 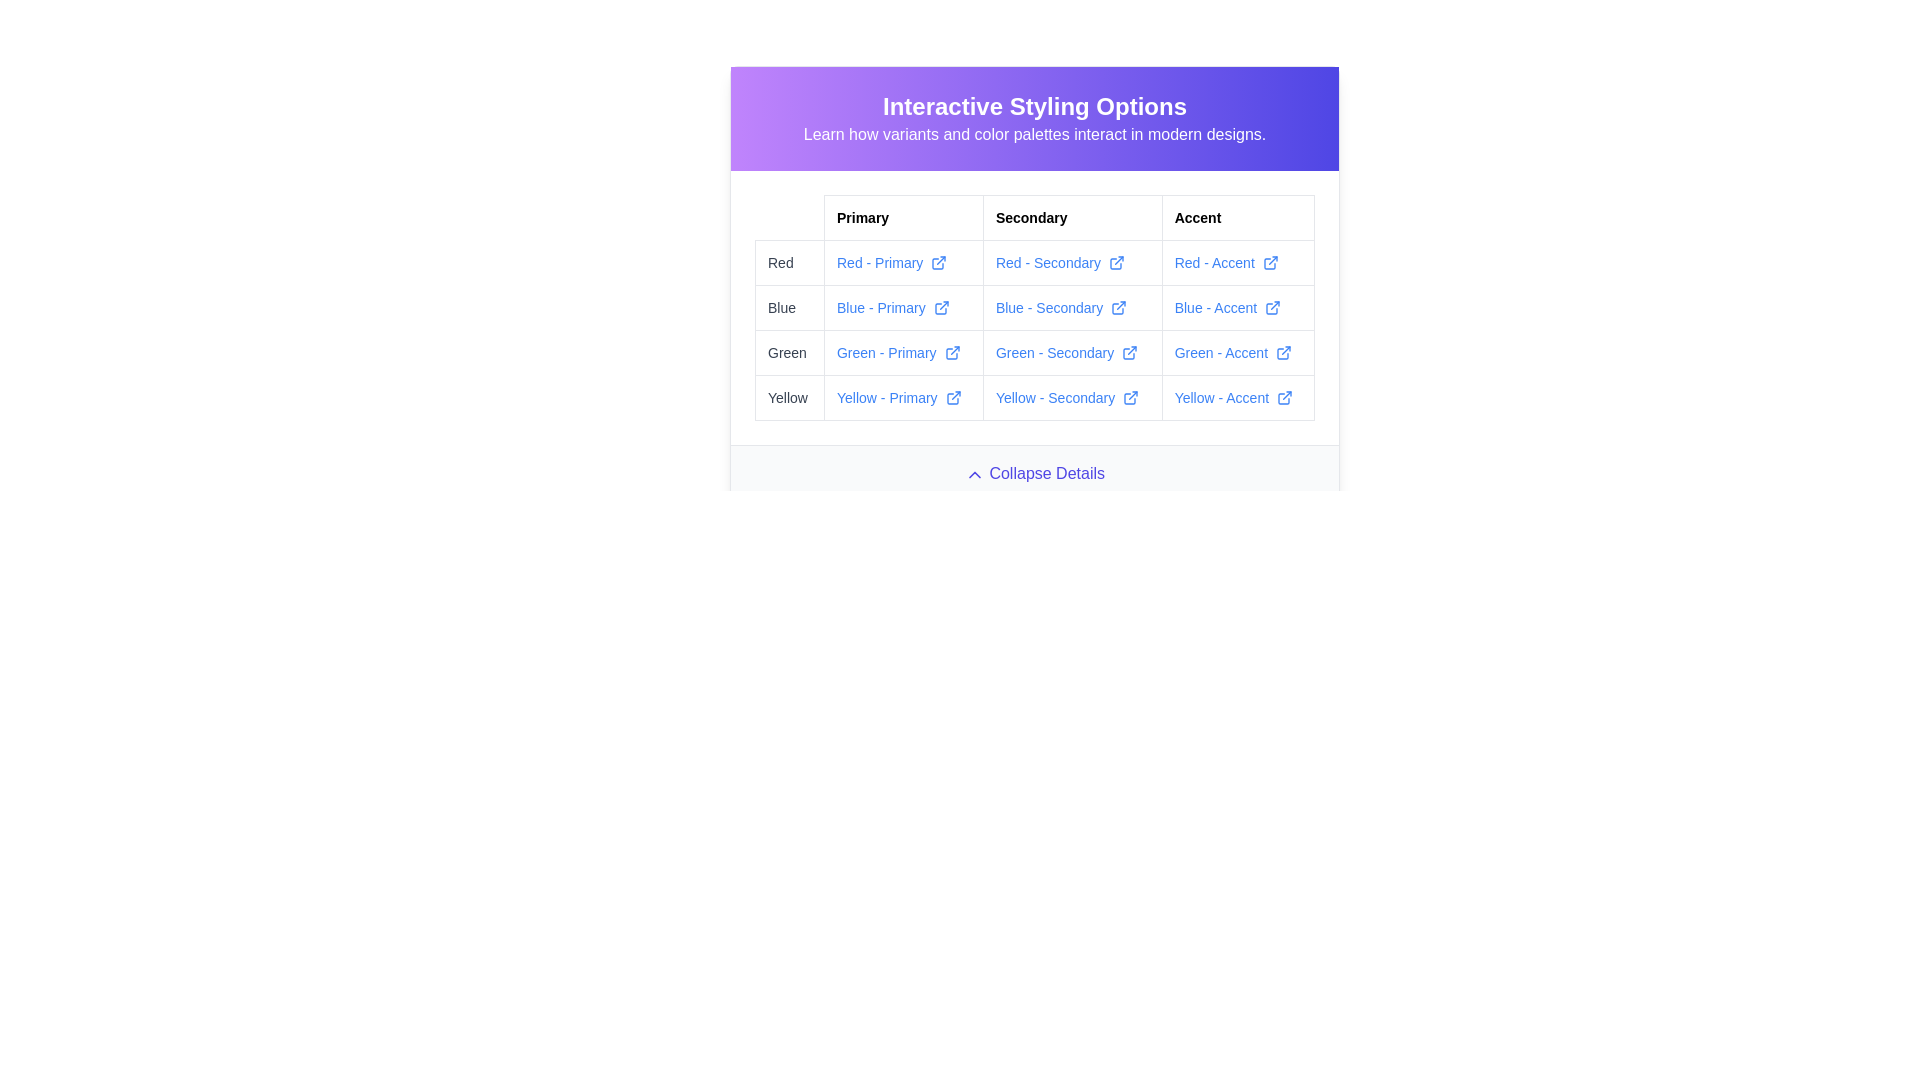 What do you see at coordinates (951, 352) in the screenshot?
I see `the external link icon next to the text 'Green - Primary'` at bounding box center [951, 352].